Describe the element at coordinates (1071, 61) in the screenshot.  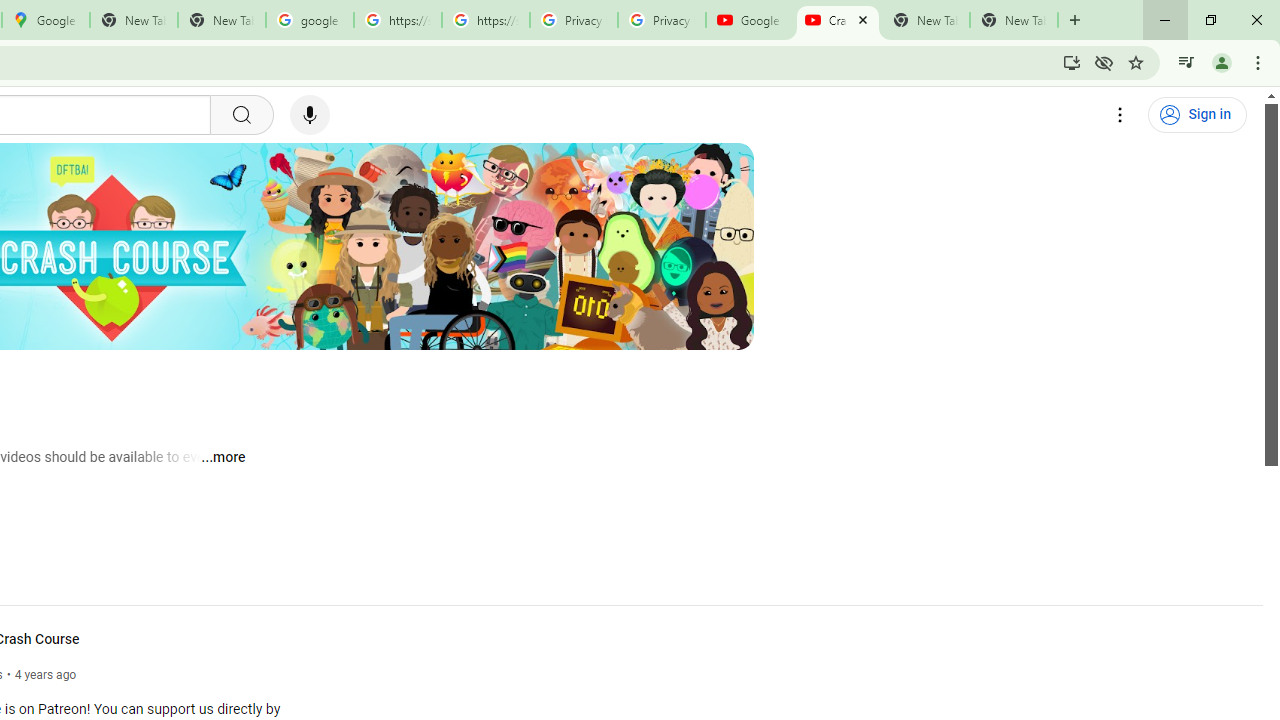
I see `'Install YouTube'` at that location.